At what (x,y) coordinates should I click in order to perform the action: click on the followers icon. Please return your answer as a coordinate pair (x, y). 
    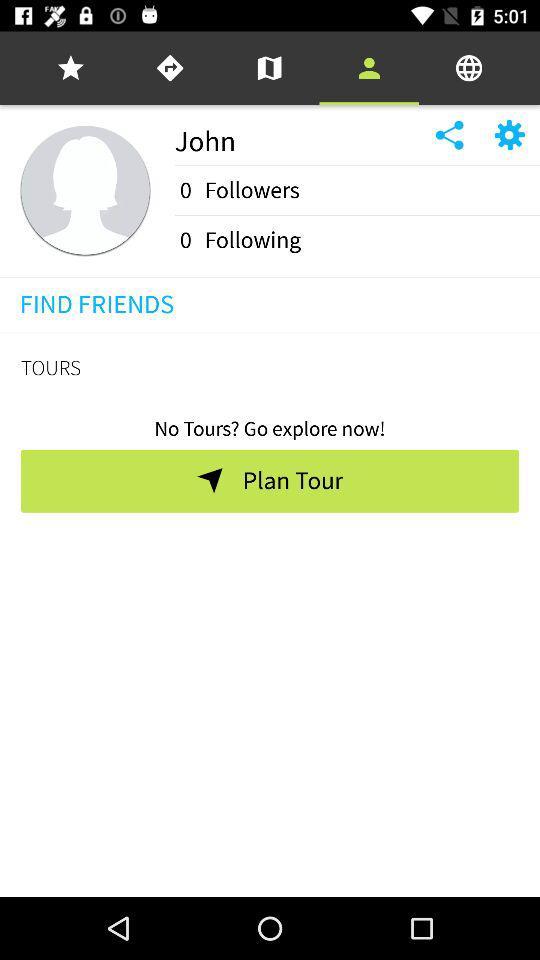
    Looking at the image, I should click on (252, 190).